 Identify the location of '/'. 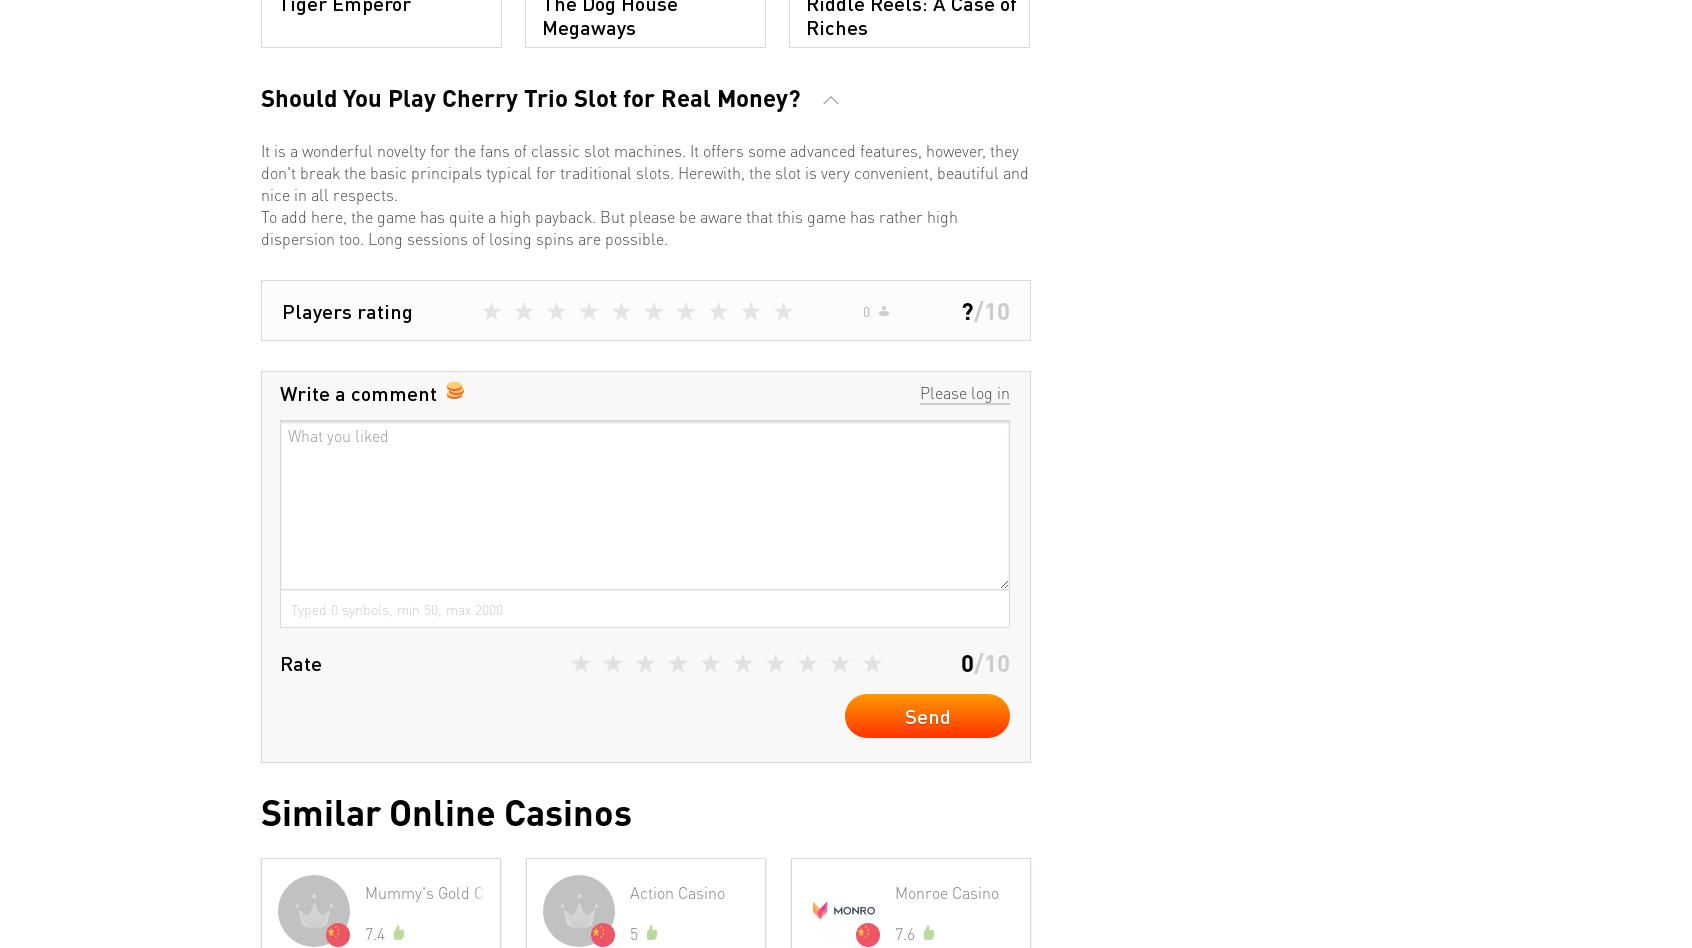
(977, 309).